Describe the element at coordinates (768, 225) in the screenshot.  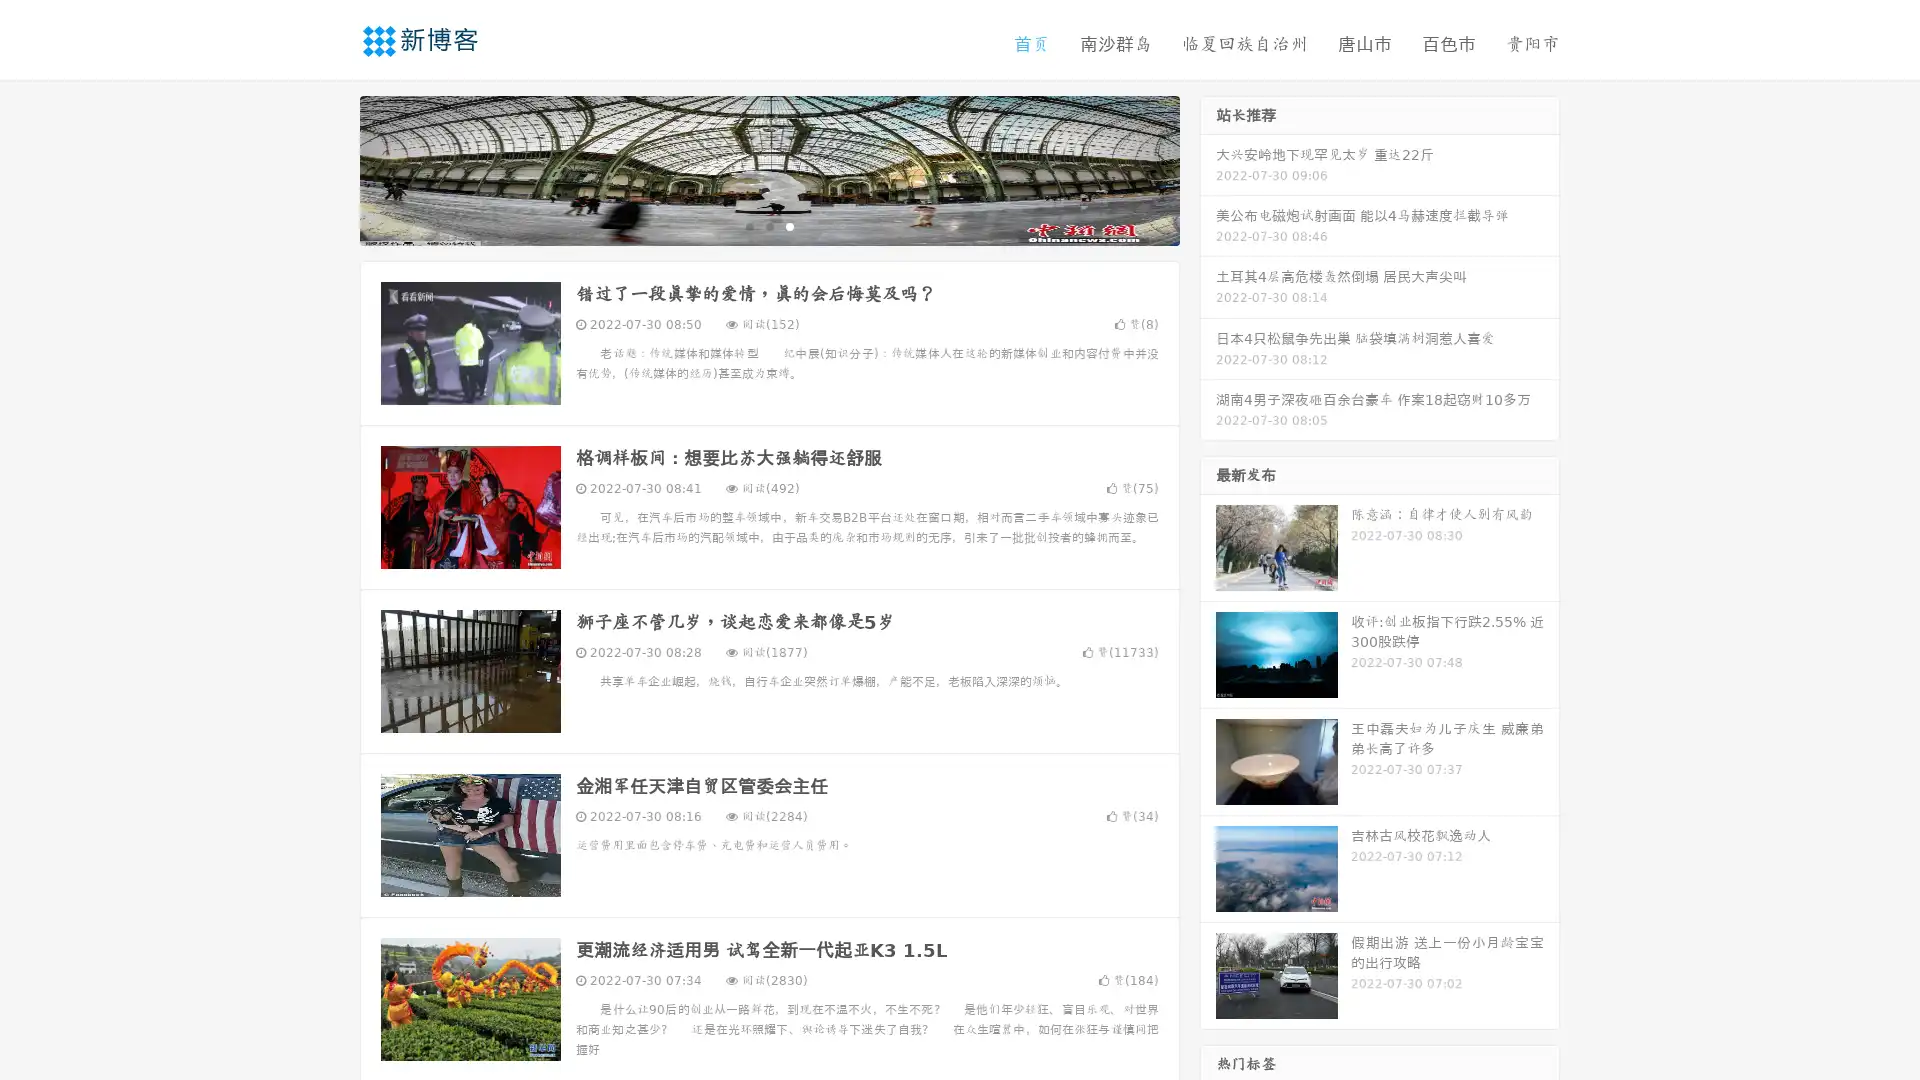
I see `Go to slide 2` at that location.